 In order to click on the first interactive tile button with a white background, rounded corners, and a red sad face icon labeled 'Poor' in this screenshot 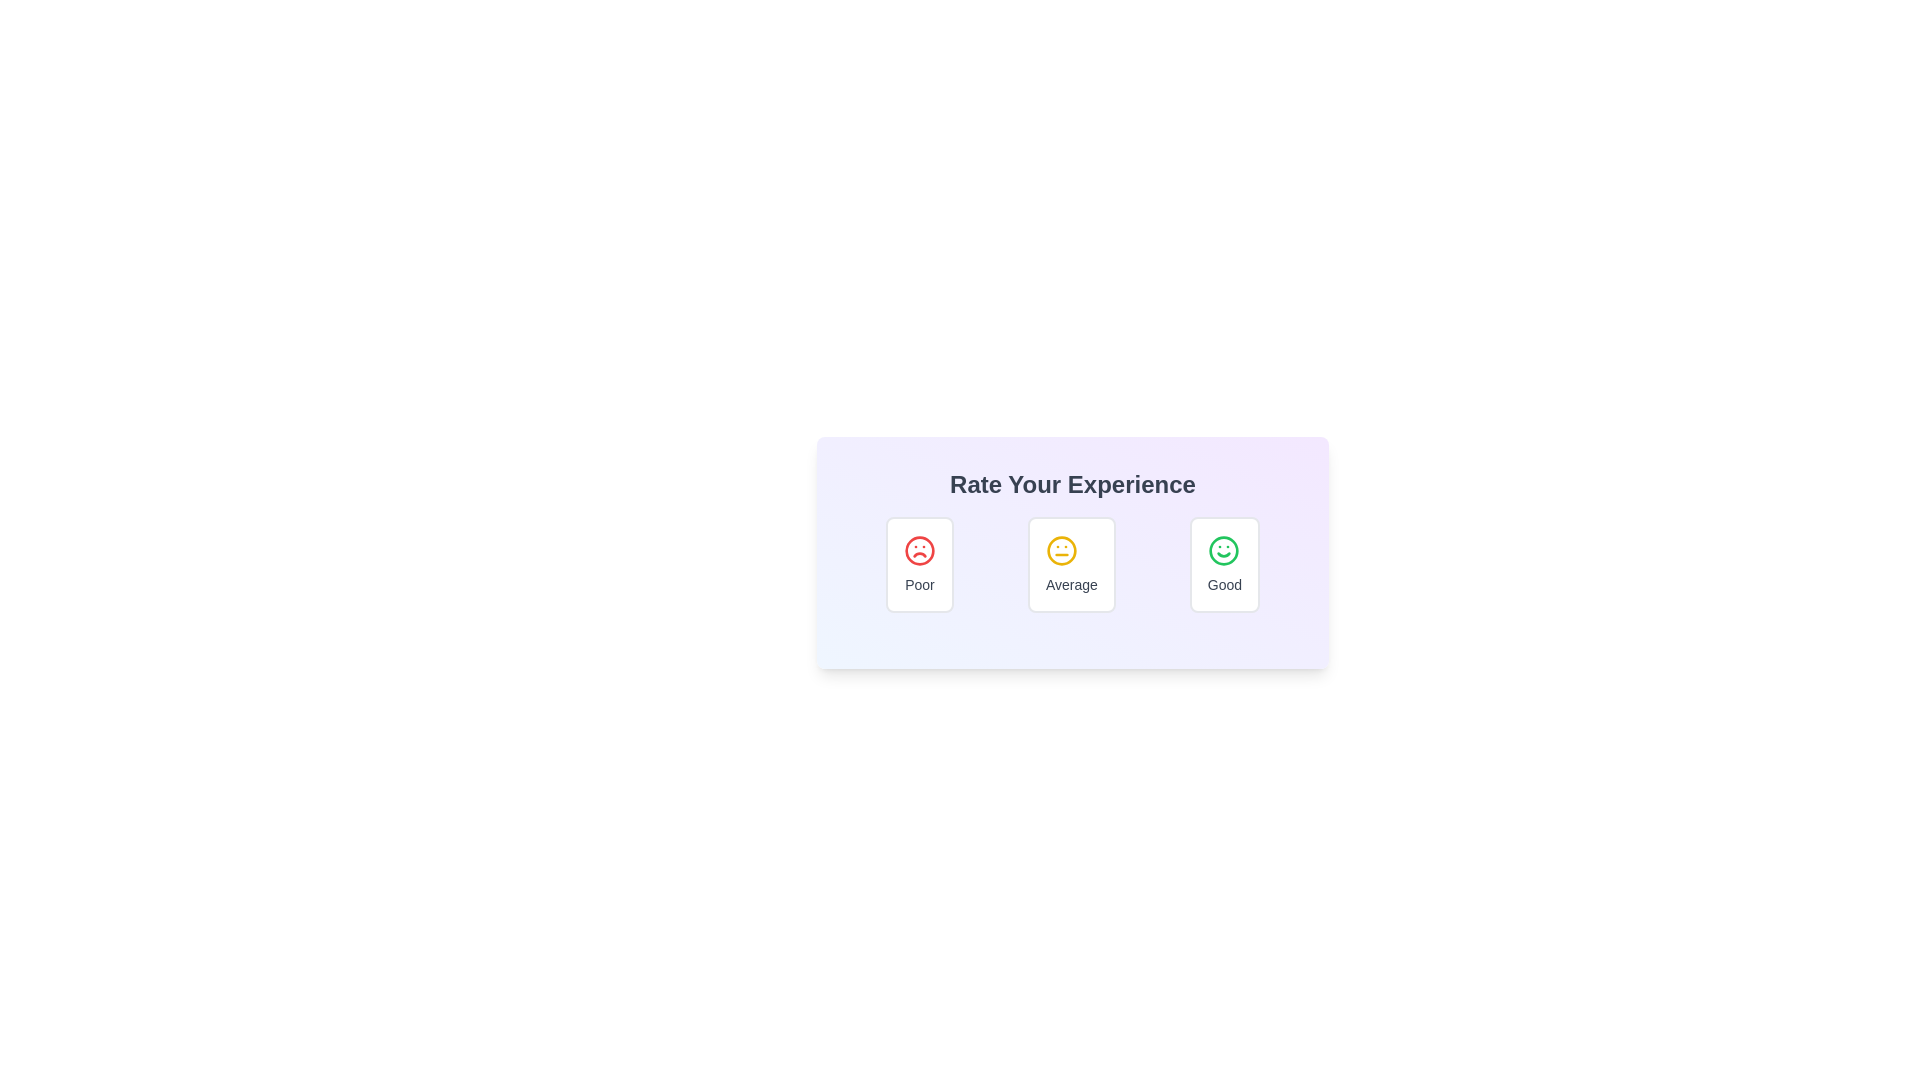, I will do `click(919, 564)`.